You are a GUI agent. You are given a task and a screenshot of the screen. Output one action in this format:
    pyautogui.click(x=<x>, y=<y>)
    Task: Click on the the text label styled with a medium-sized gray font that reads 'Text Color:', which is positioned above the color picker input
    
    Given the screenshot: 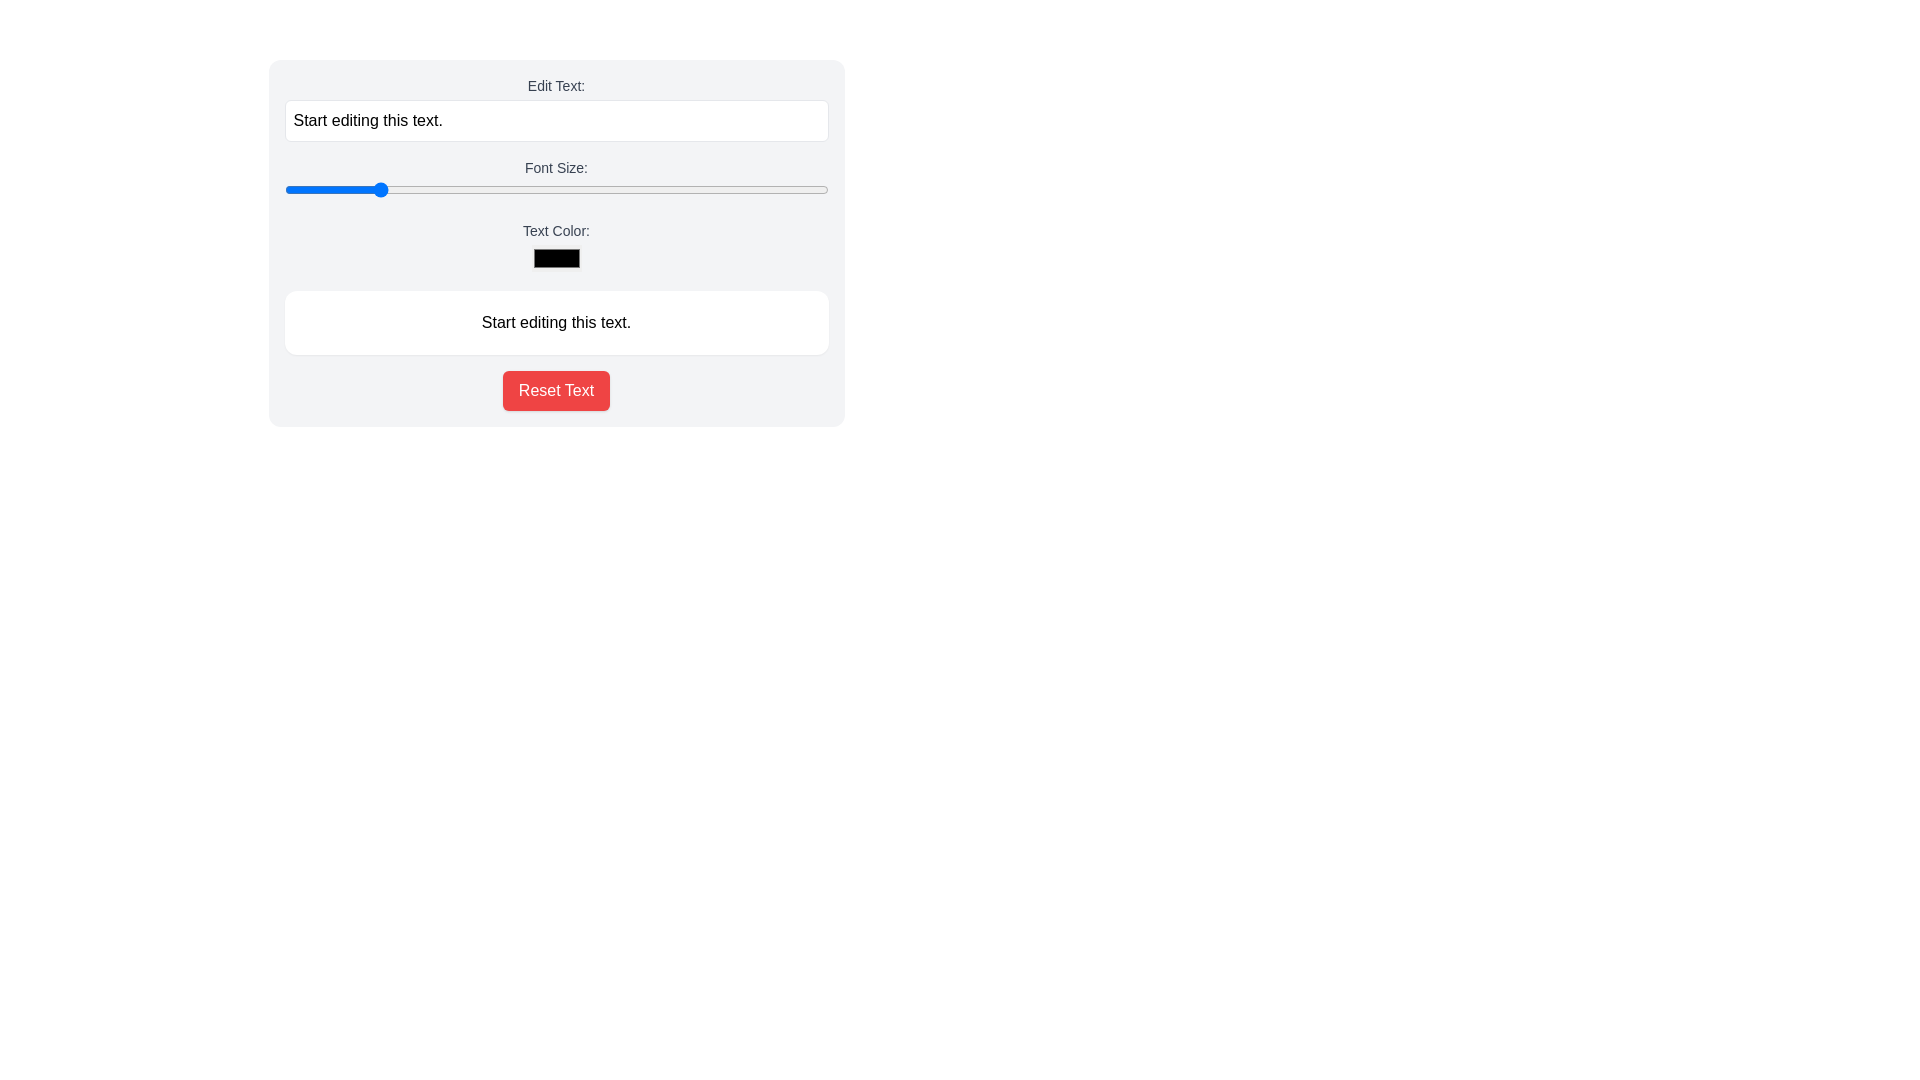 What is the action you would take?
    pyautogui.click(x=556, y=230)
    